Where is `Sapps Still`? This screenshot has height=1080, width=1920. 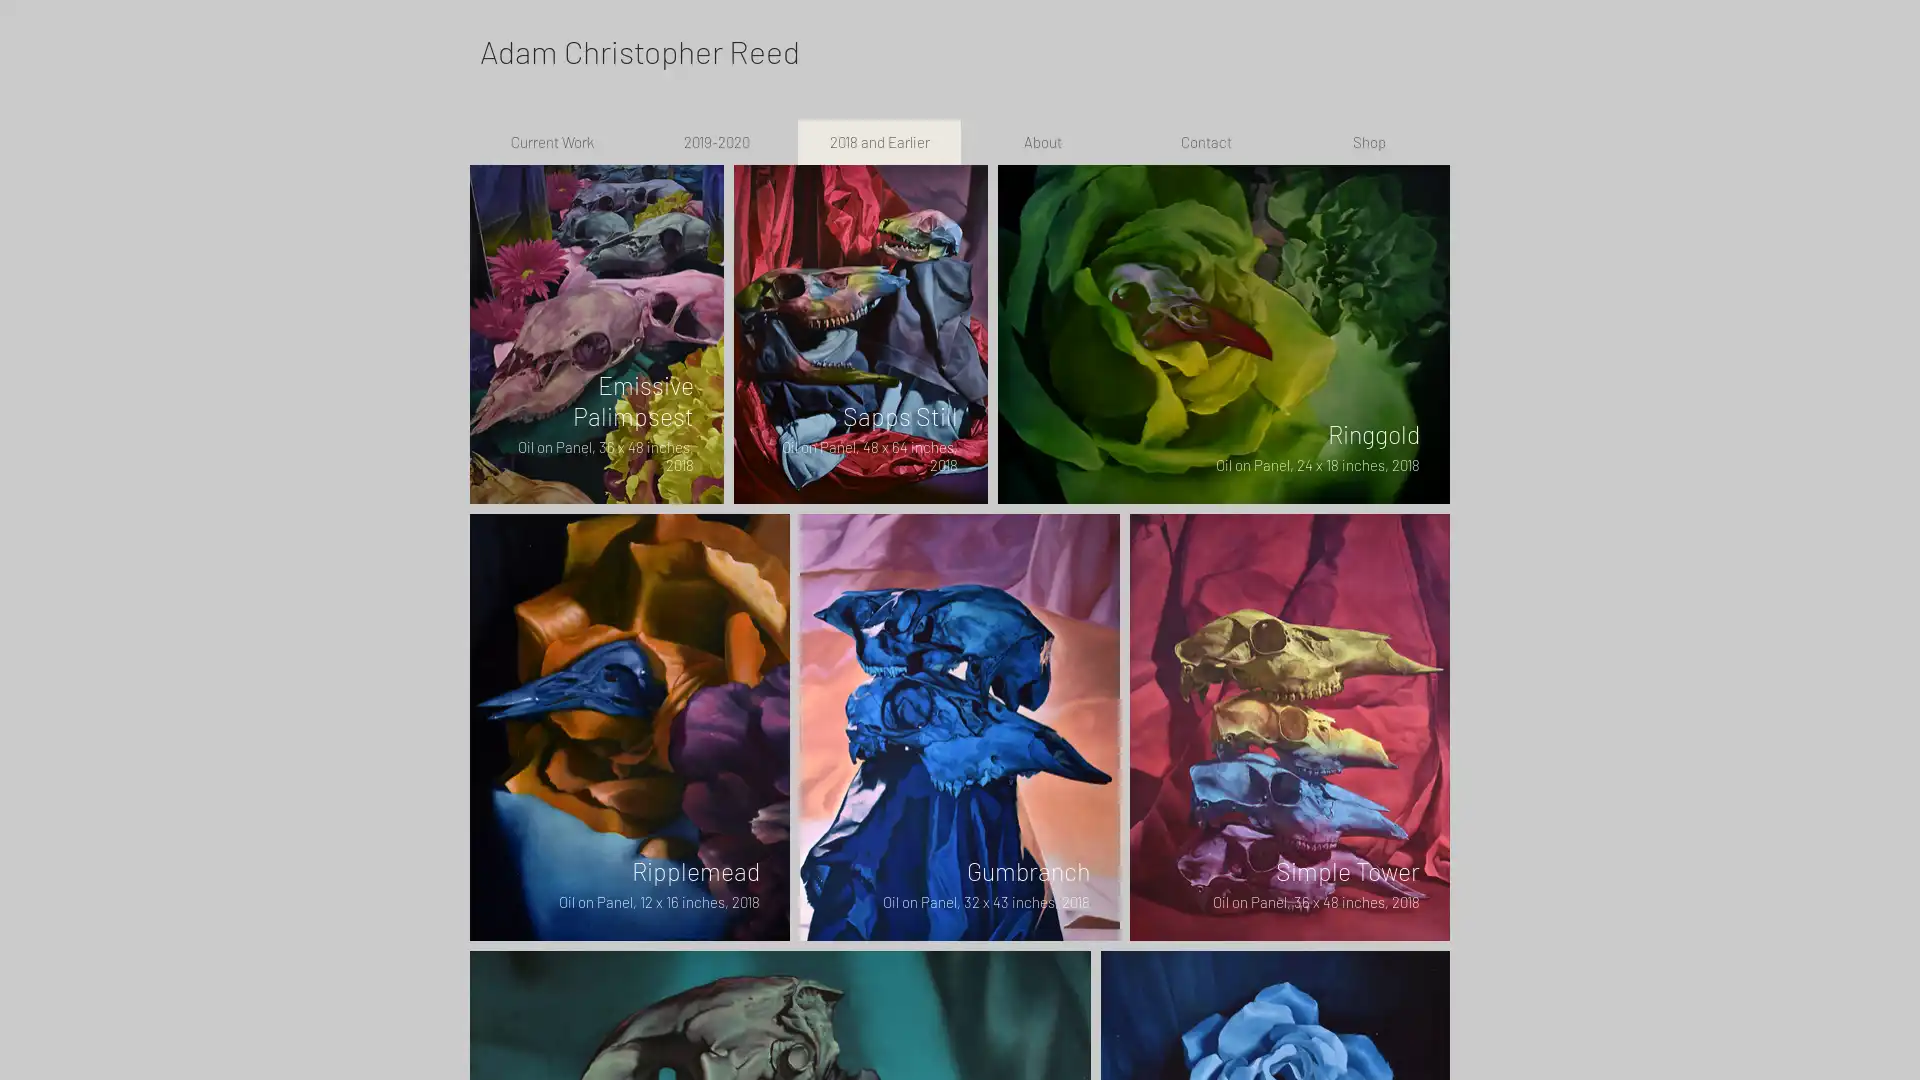 Sapps Still is located at coordinates (860, 333).